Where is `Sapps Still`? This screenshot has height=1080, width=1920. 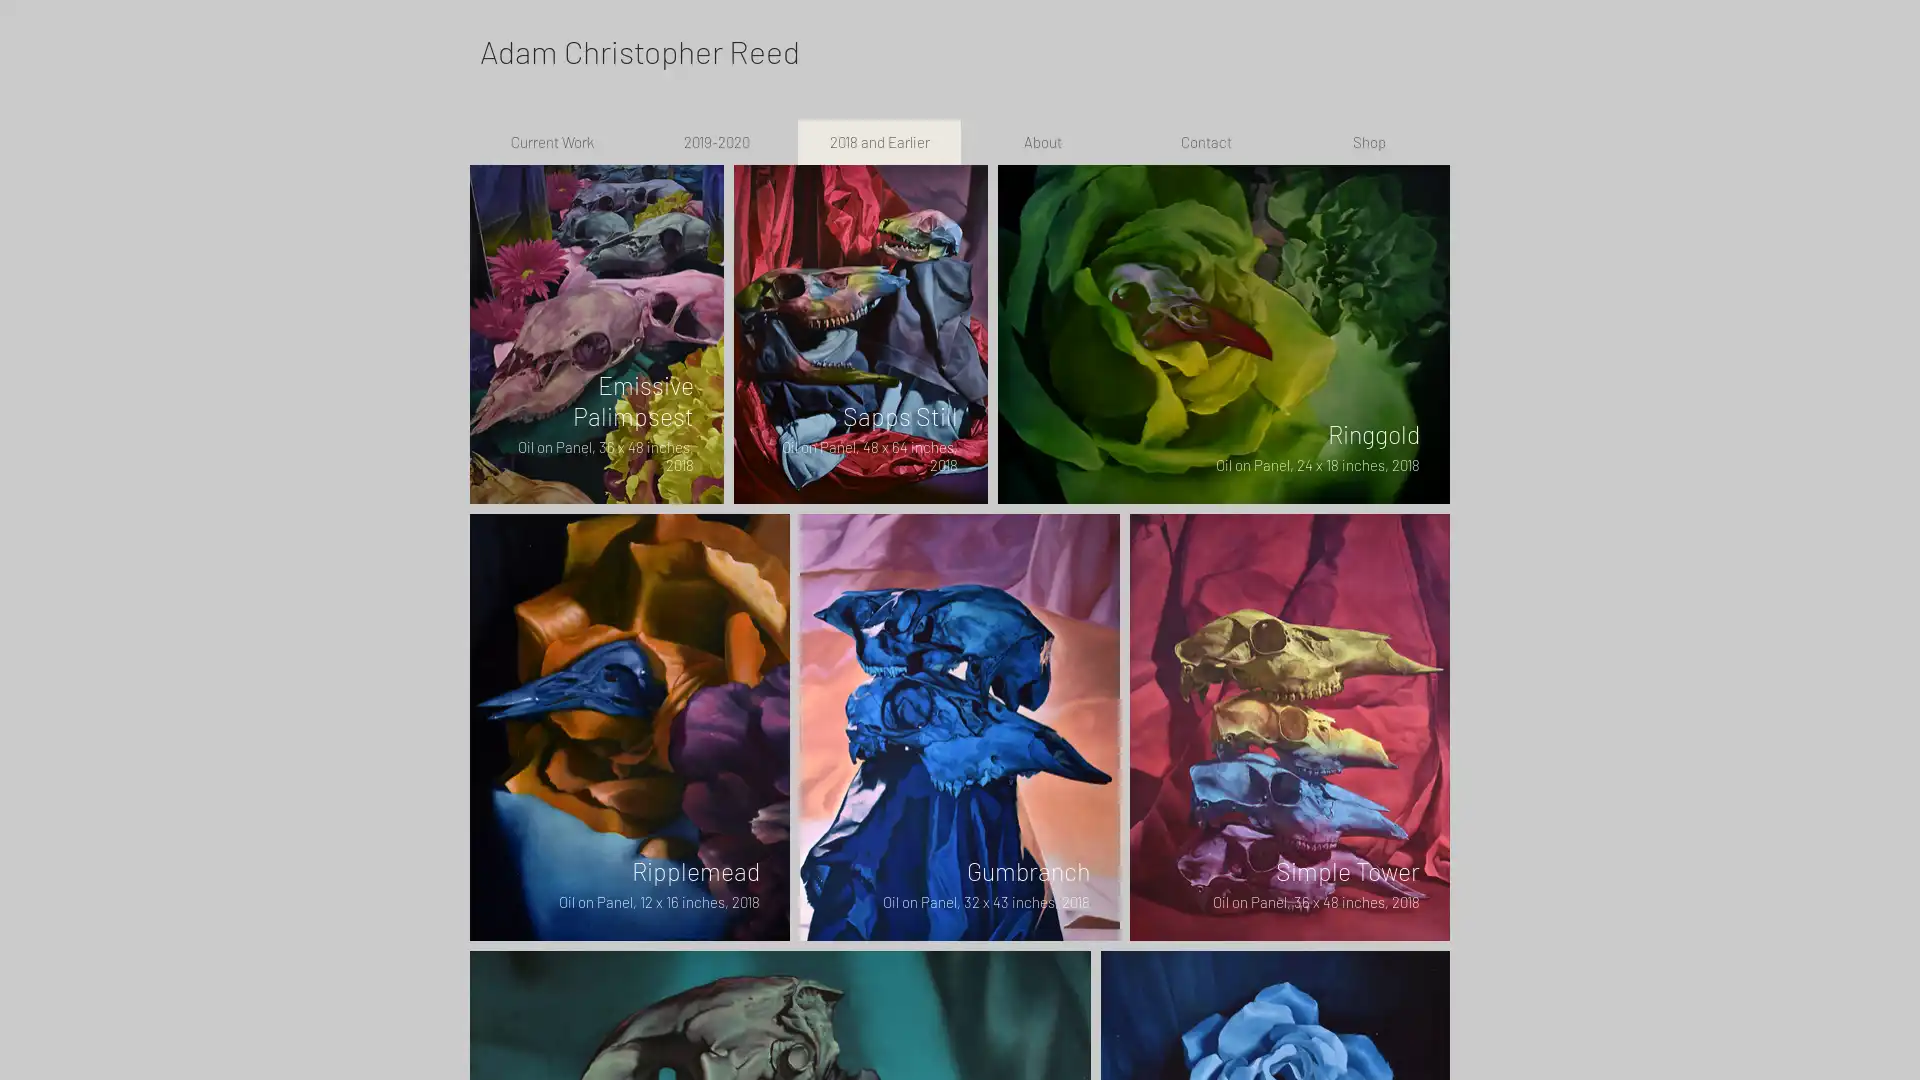 Sapps Still is located at coordinates (860, 333).